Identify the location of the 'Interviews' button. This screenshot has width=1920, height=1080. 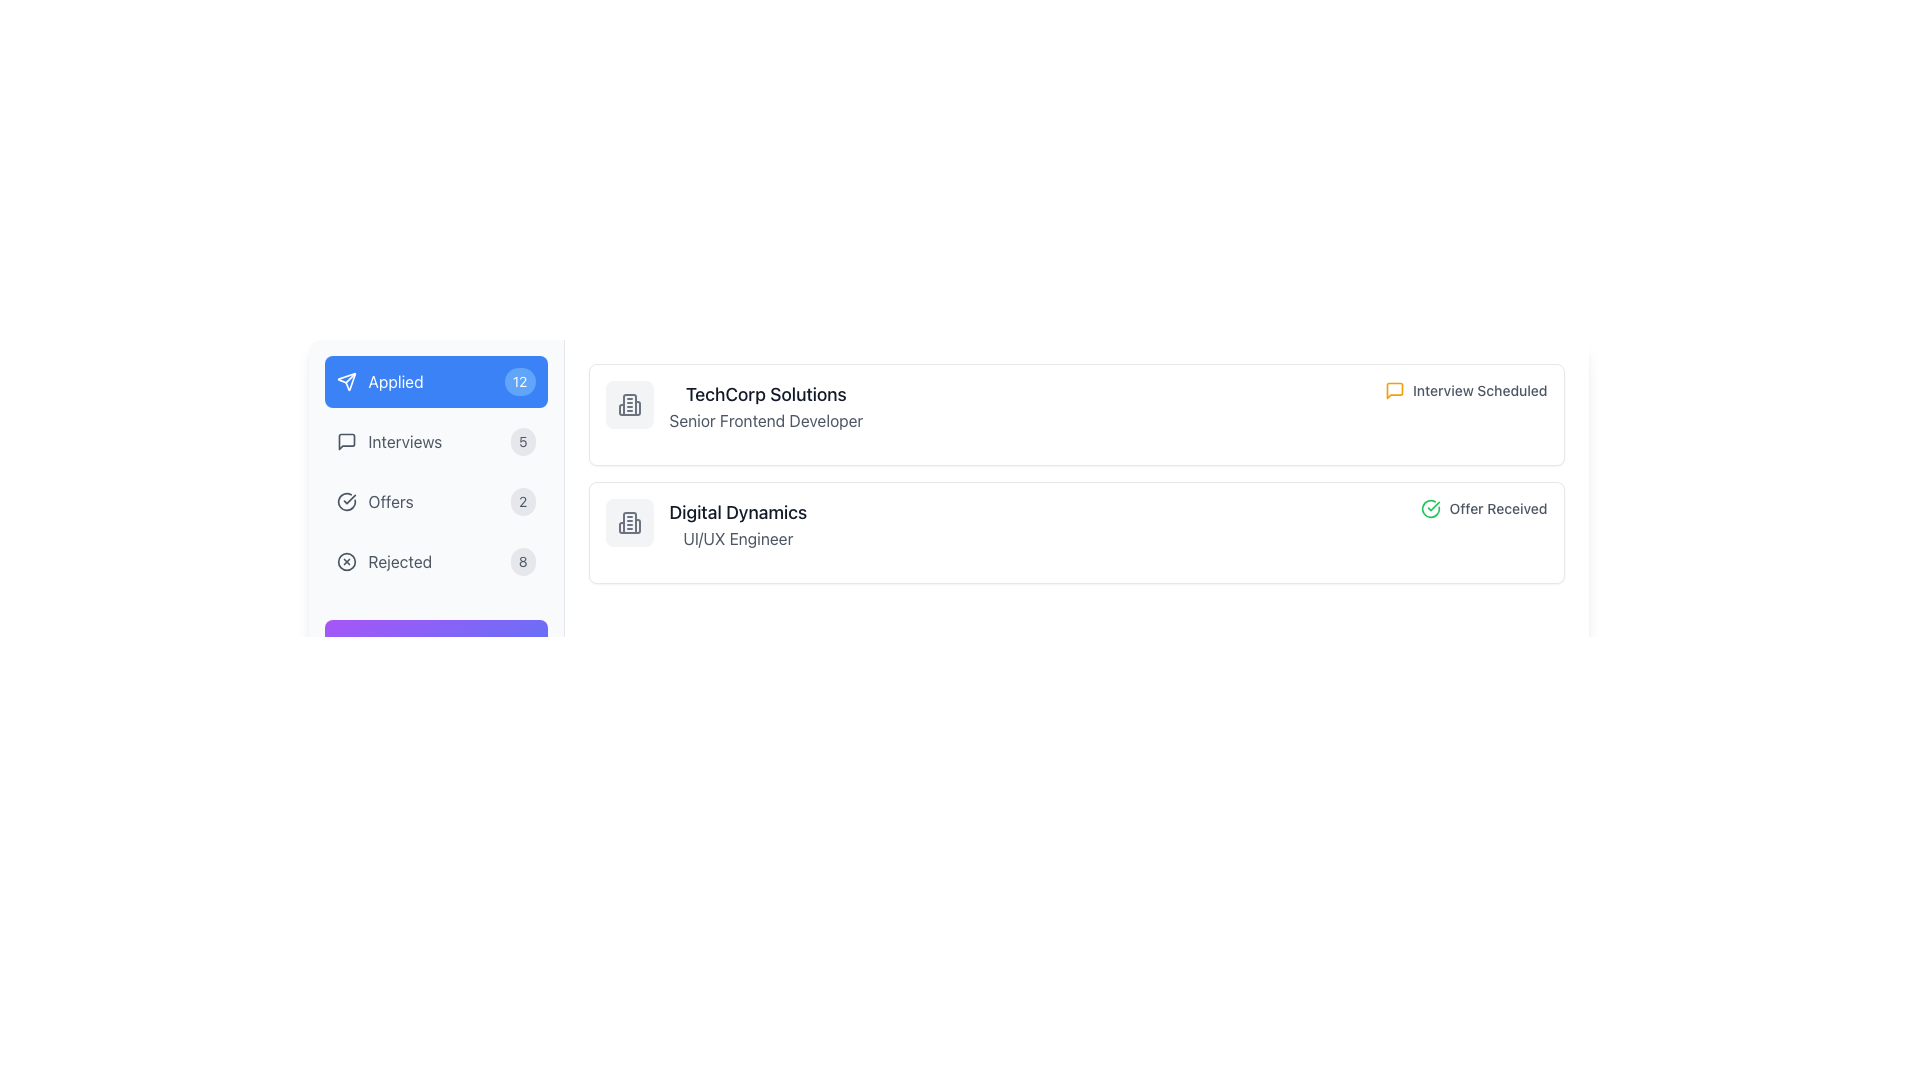
(435, 441).